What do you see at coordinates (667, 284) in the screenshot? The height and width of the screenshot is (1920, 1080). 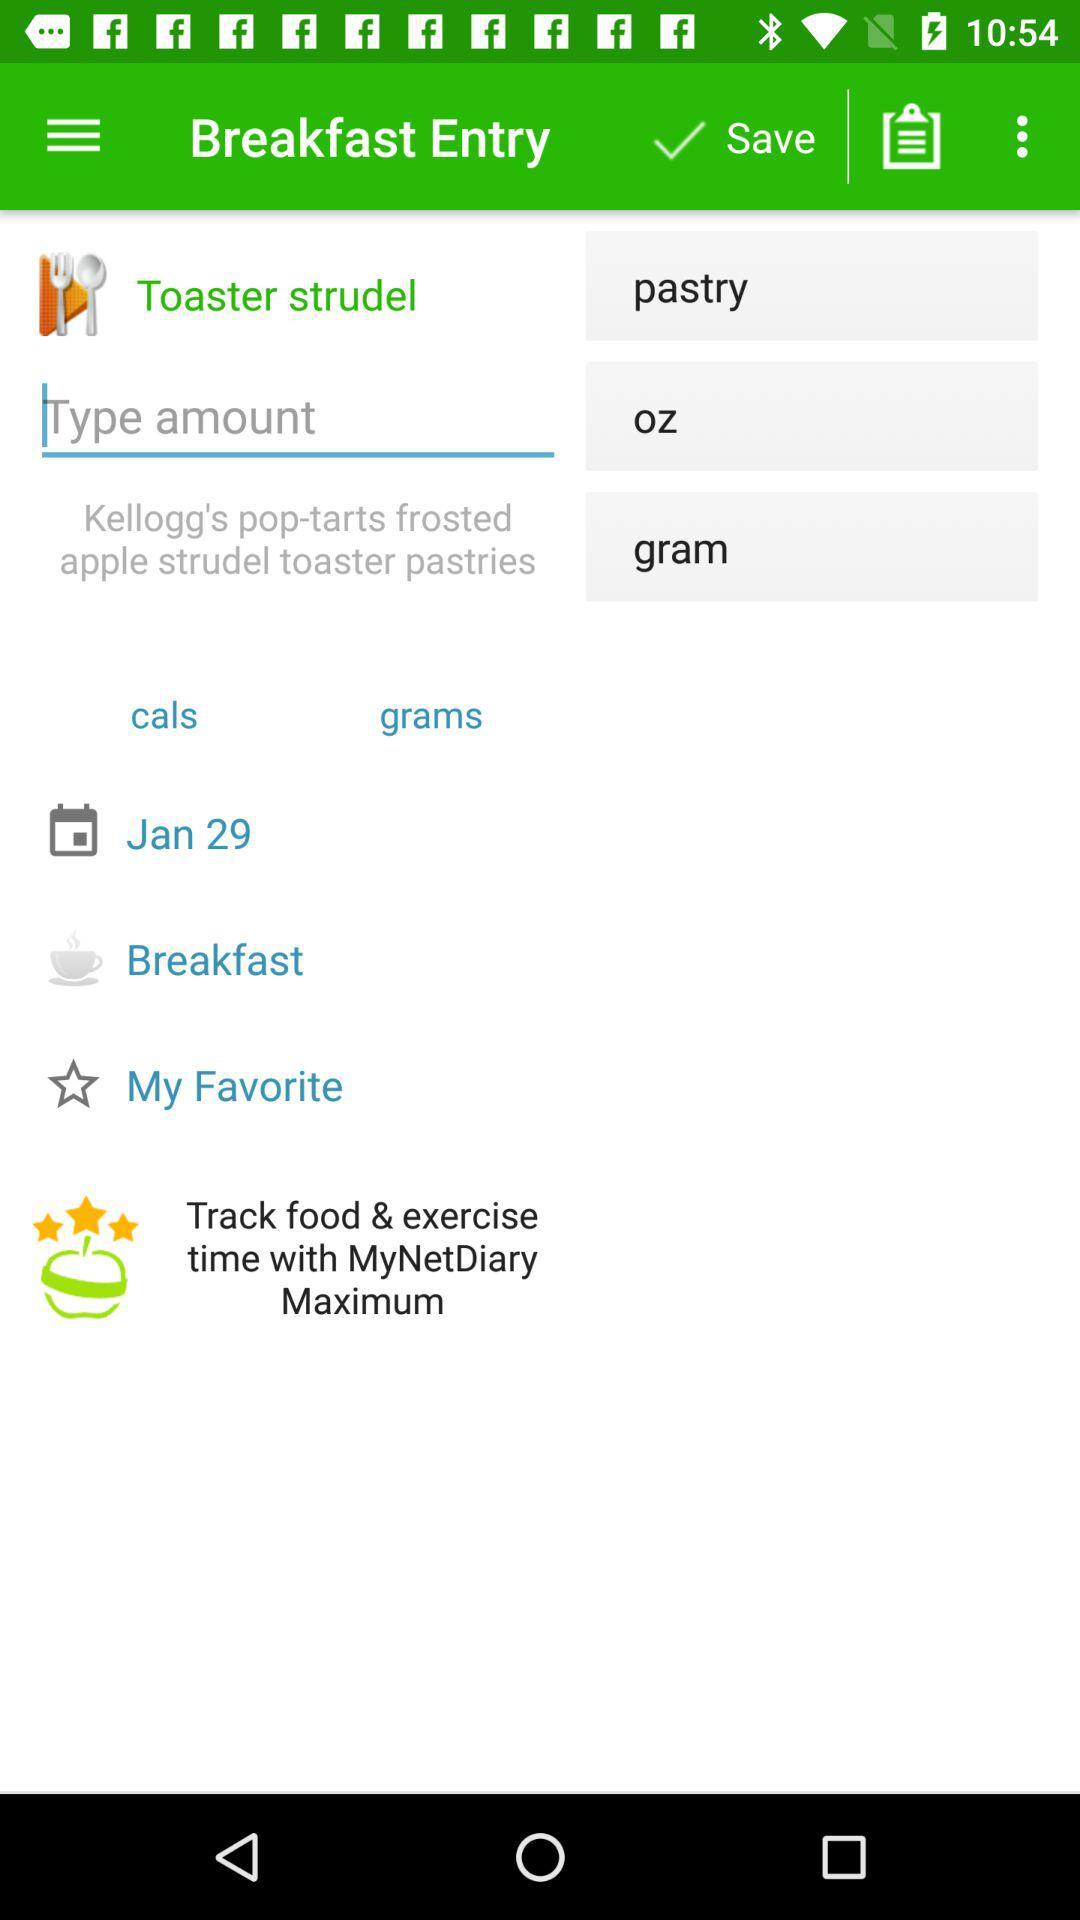 I see `item next to the toaster strudel` at bounding box center [667, 284].